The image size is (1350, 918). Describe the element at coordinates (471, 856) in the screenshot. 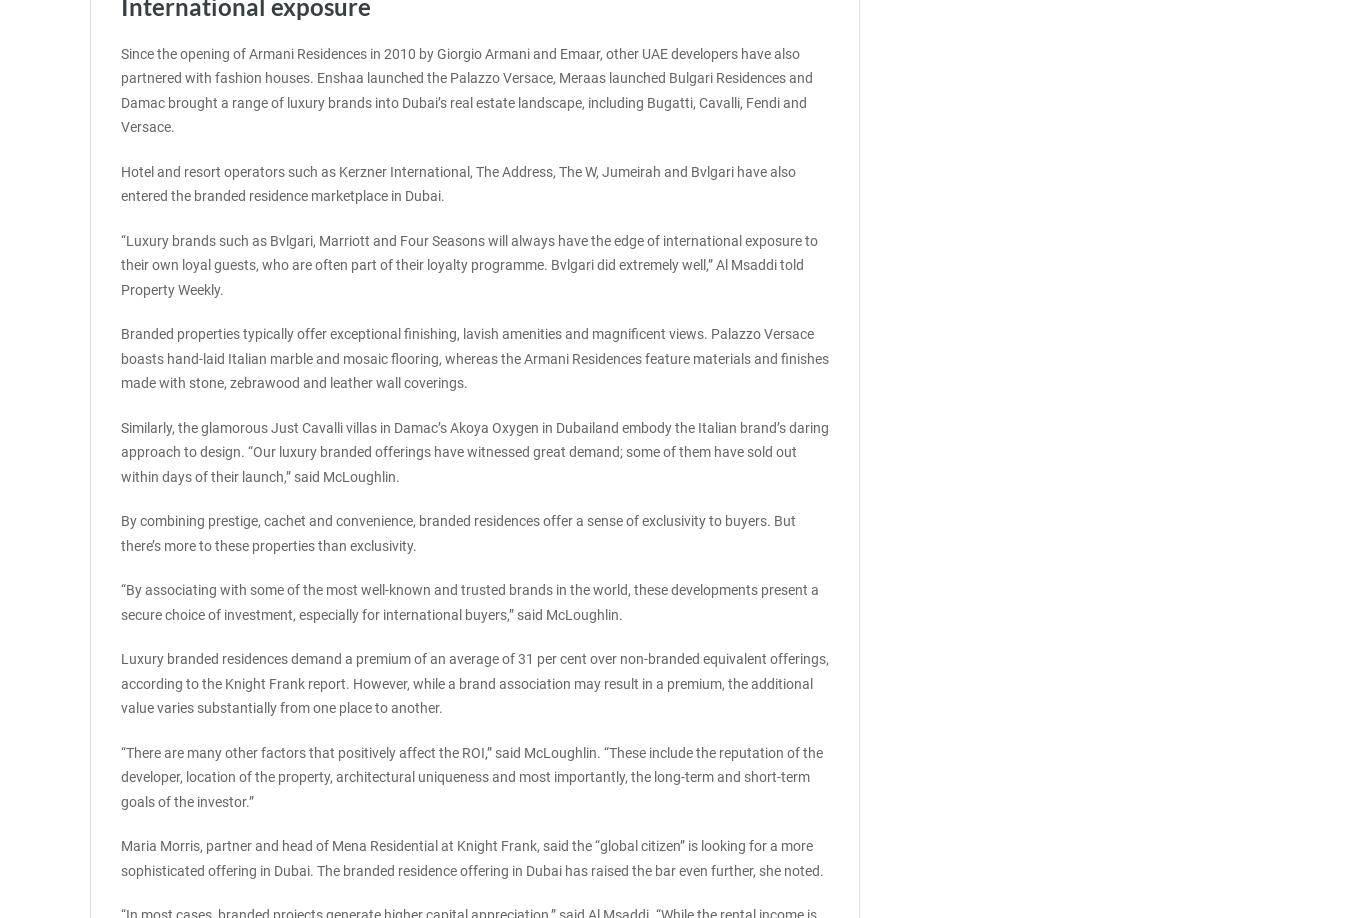

I see `'Maria Morris, partner and head of Mena Residential at Knight Frank, said the “global citizen” is looking for a more sophisticated offering in Dubai. The branded residence offering in Dubai has raised the bar even further, she noted.'` at that location.